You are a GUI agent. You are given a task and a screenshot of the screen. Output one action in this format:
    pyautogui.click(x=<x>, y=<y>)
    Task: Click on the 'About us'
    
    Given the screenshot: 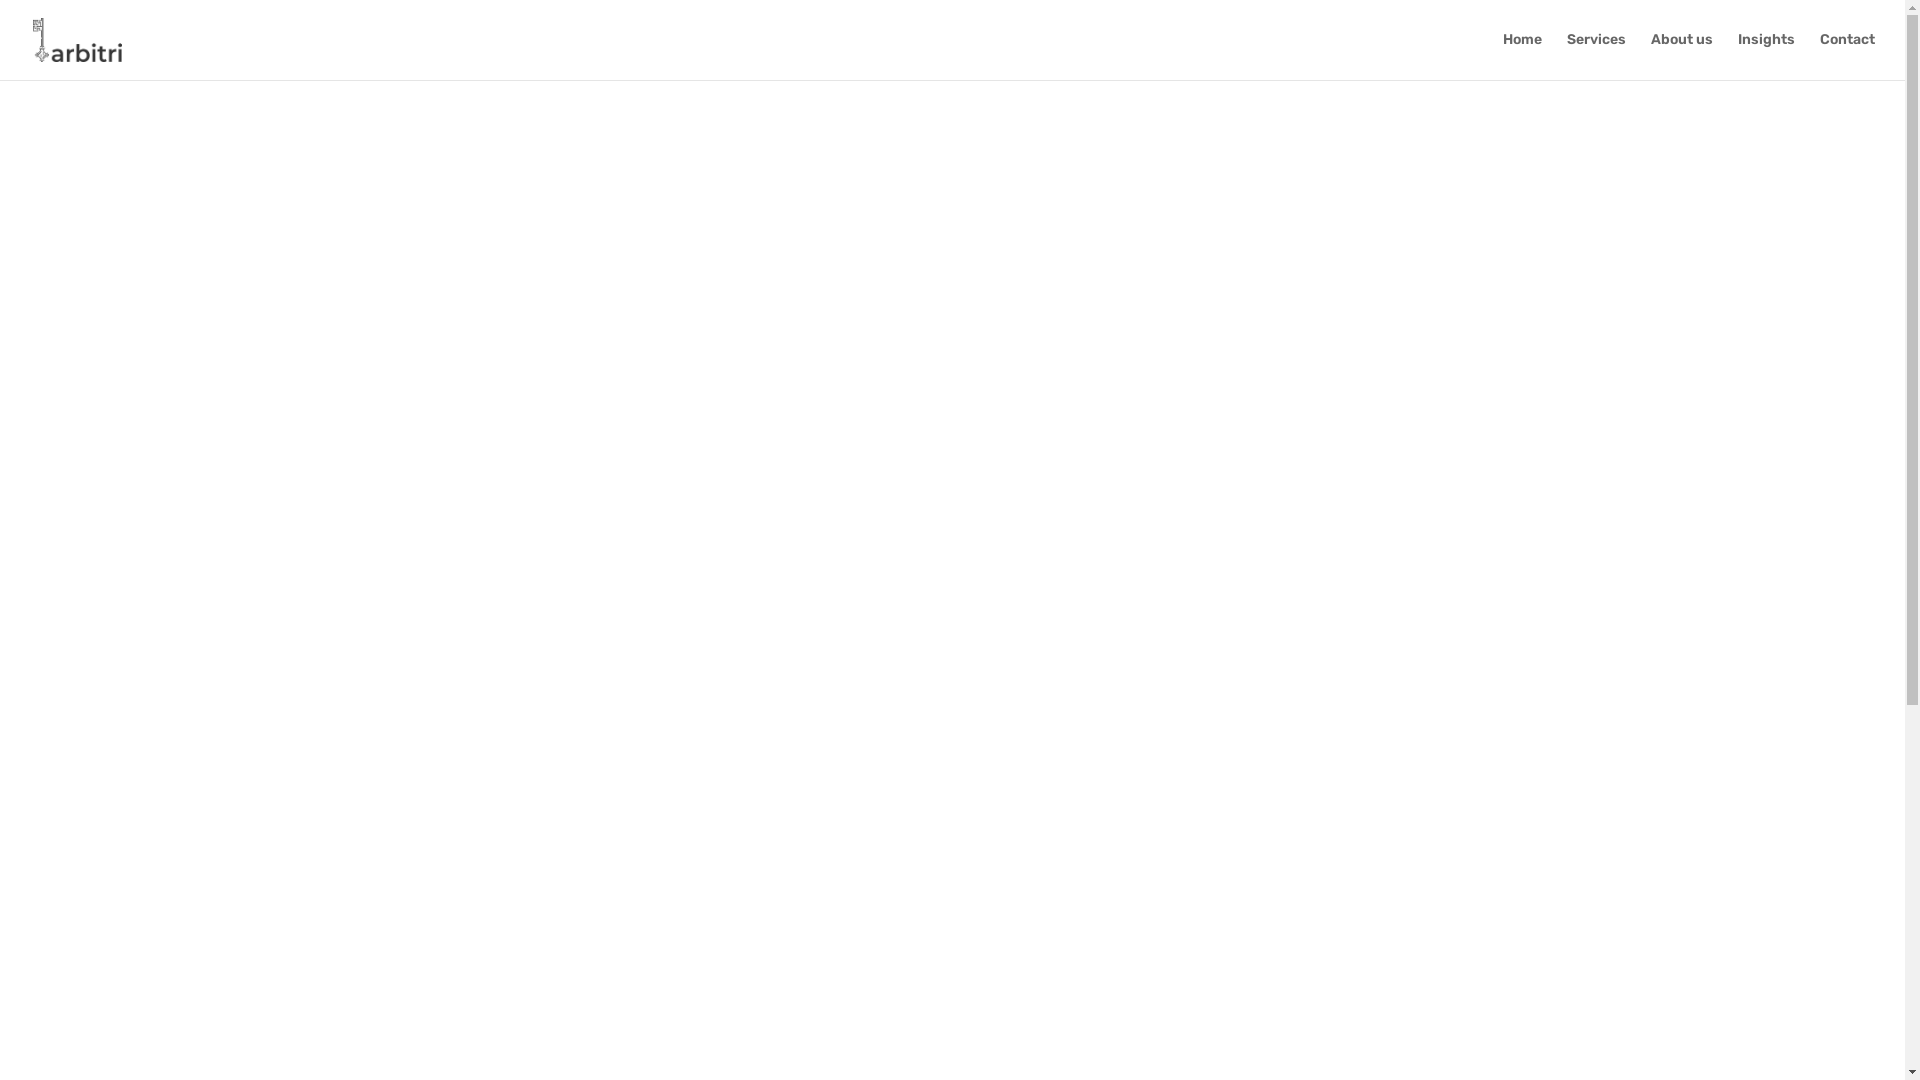 What is the action you would take?
    pyautogui.click(x=1680, y=55)
    